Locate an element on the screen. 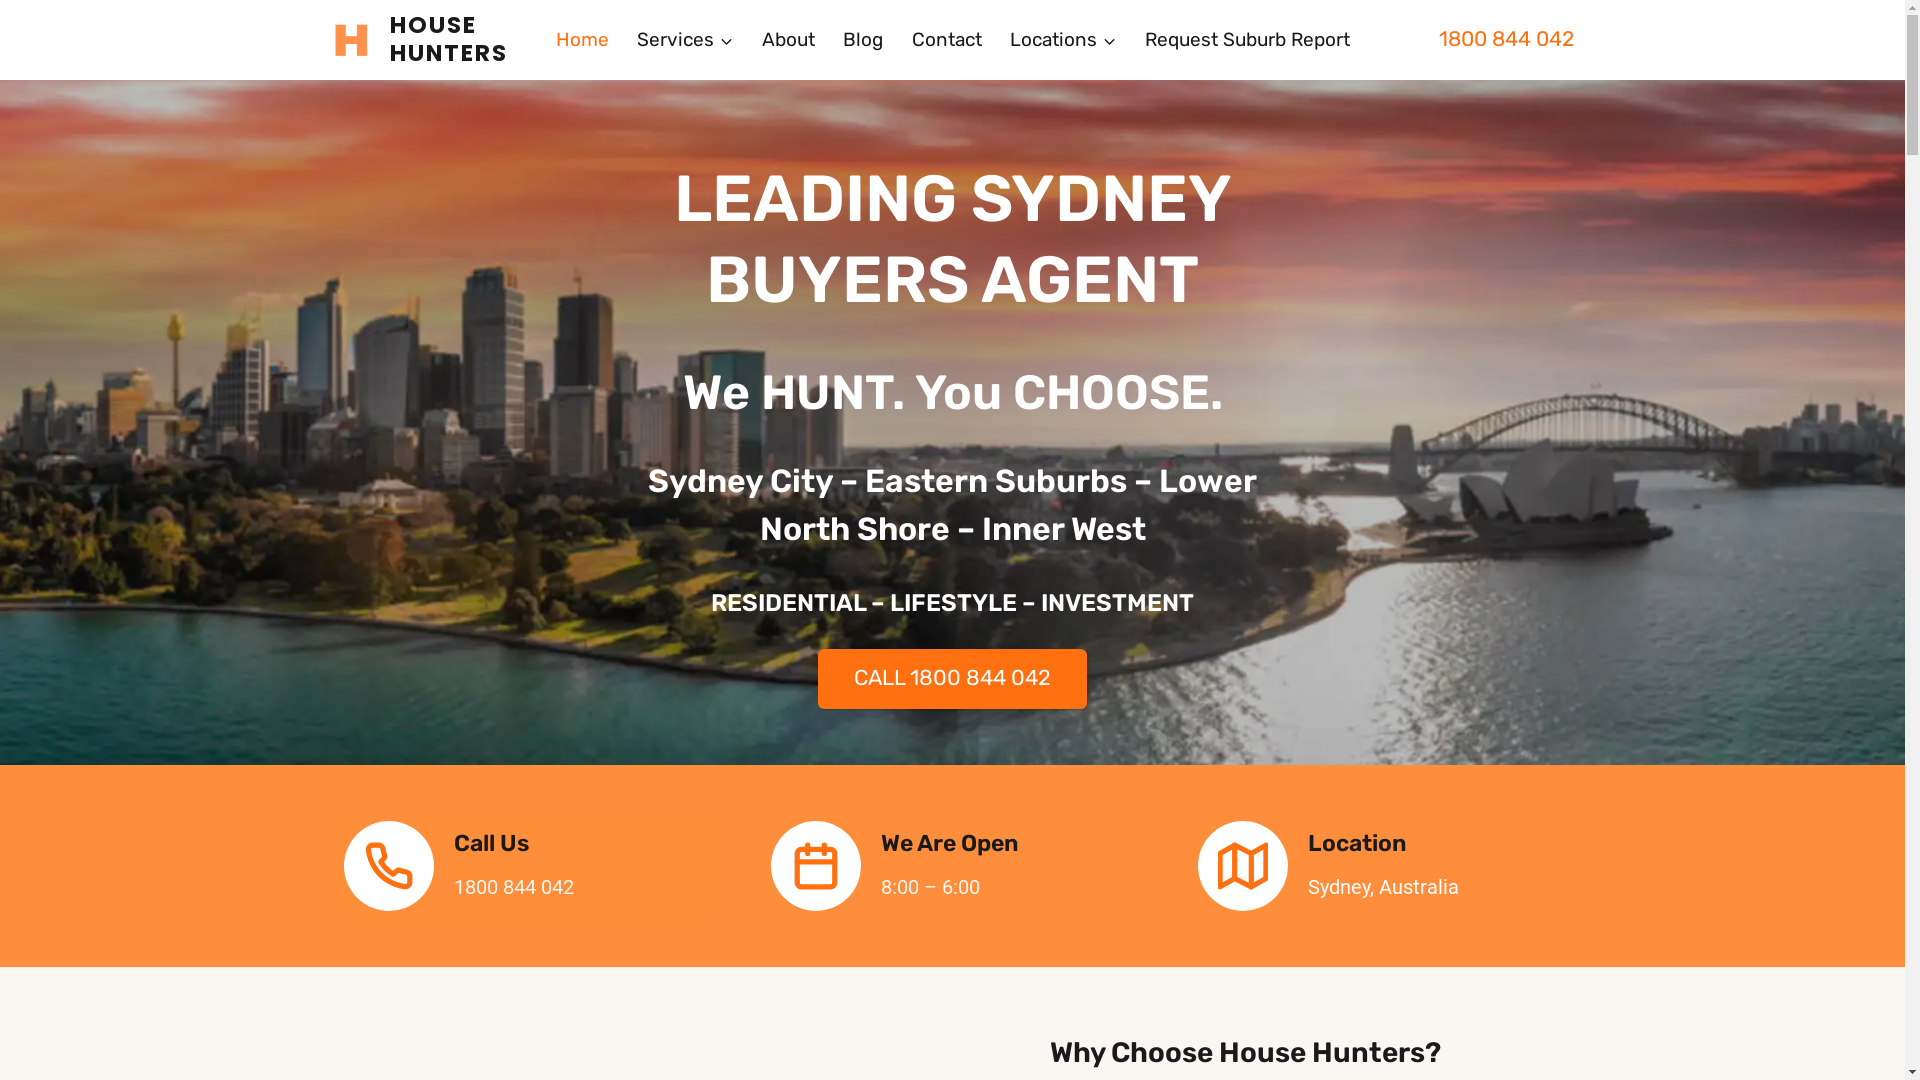 Image resolution: width=1920 pixels, height=1080 pixels. 'Services' is located at coordinates (685, 39).